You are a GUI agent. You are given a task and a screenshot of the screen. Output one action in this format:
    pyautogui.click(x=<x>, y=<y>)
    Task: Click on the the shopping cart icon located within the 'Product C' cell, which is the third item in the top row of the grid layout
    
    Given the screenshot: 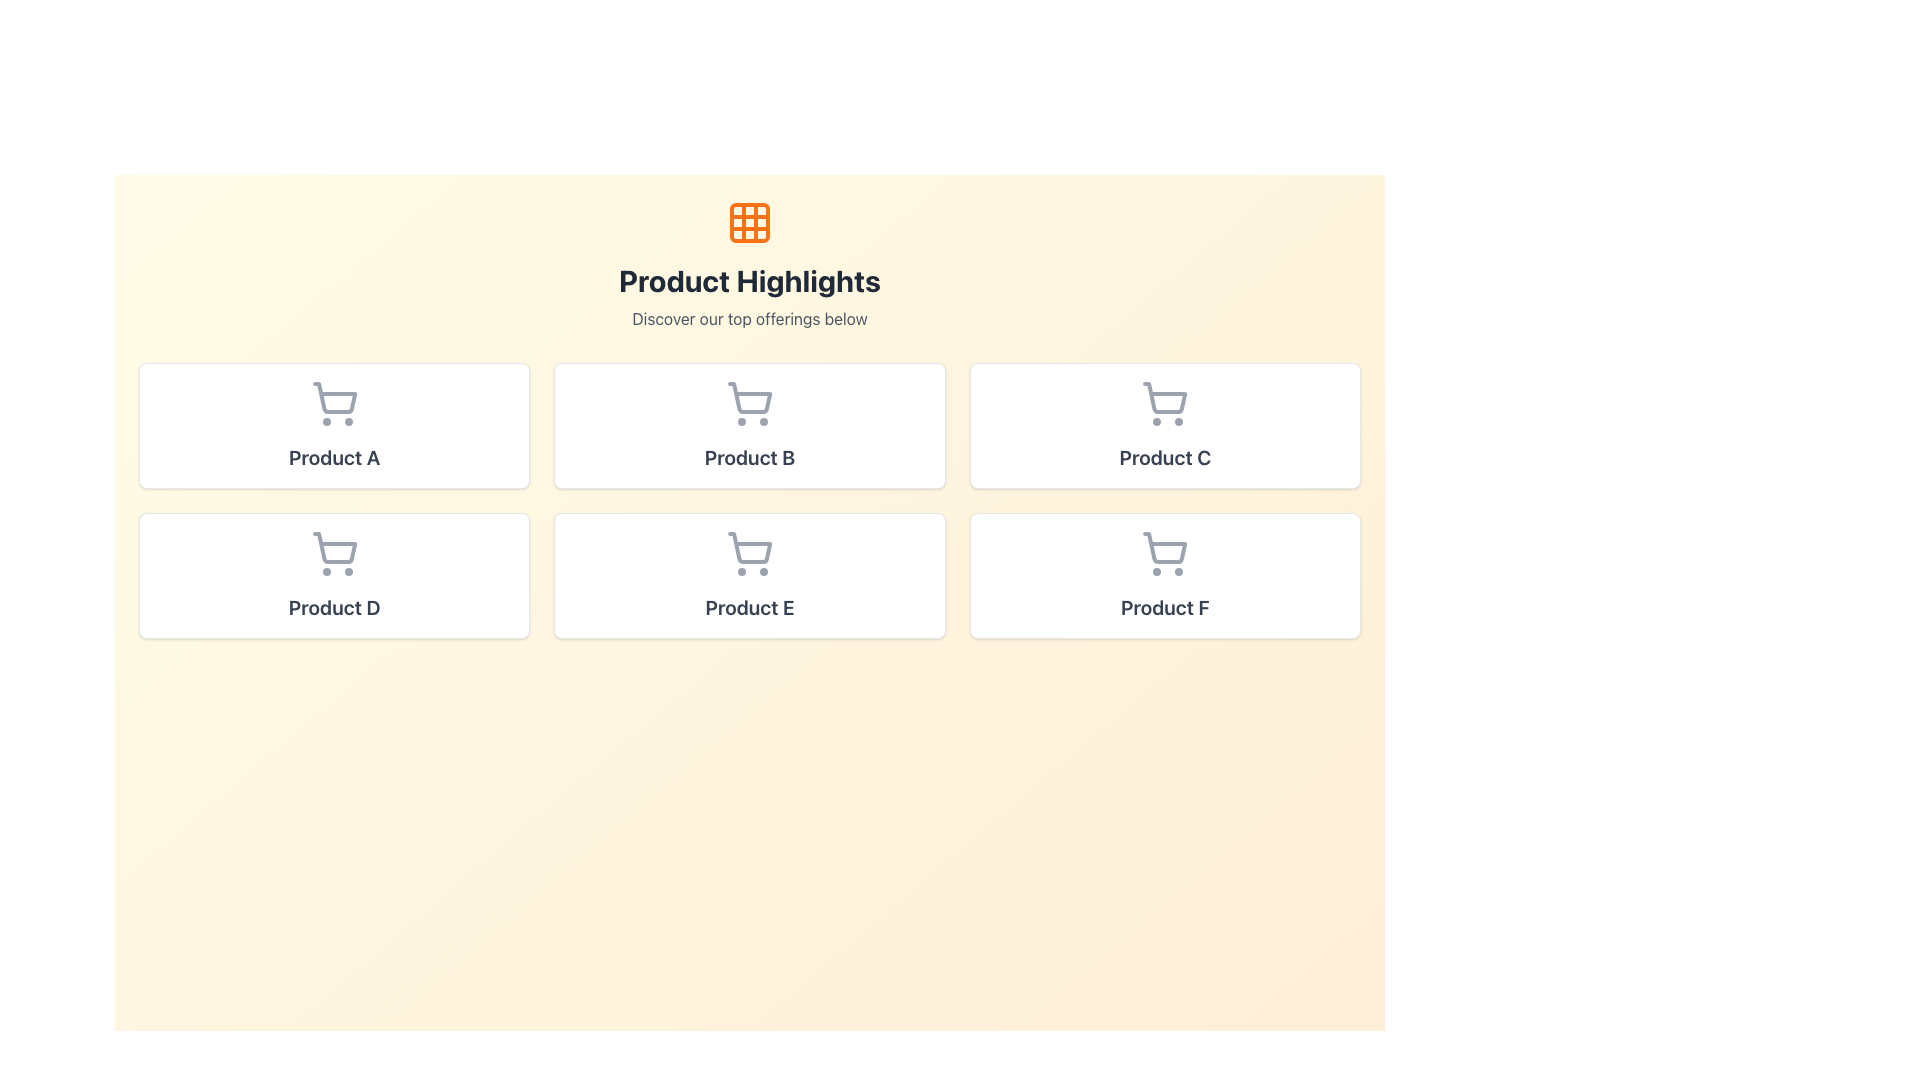 What is the action you would take?
    pyautogui.click(x=1165, y=398)
    